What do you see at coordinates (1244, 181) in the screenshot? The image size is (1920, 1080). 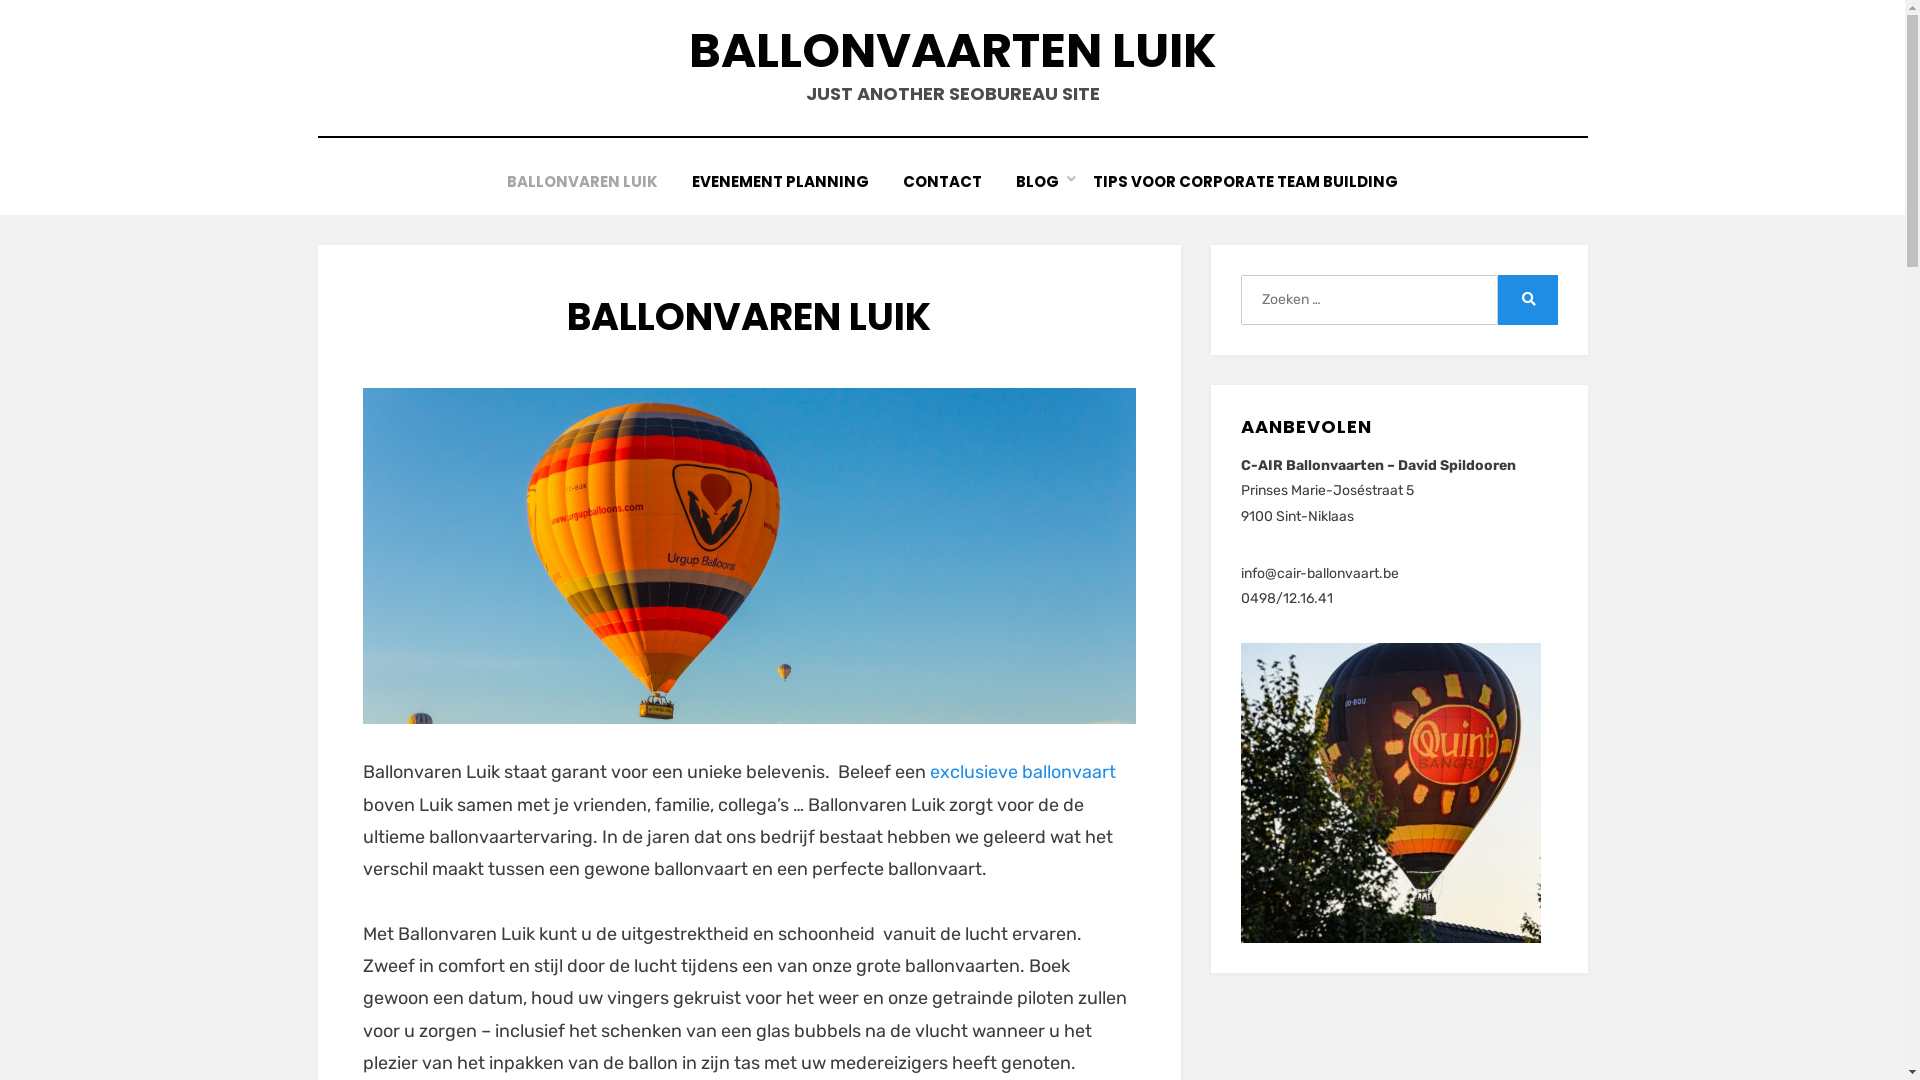 I see `'TIPS VOOR CORPORATE TEAM BUILDING'` at bounding box center [1244, 181].